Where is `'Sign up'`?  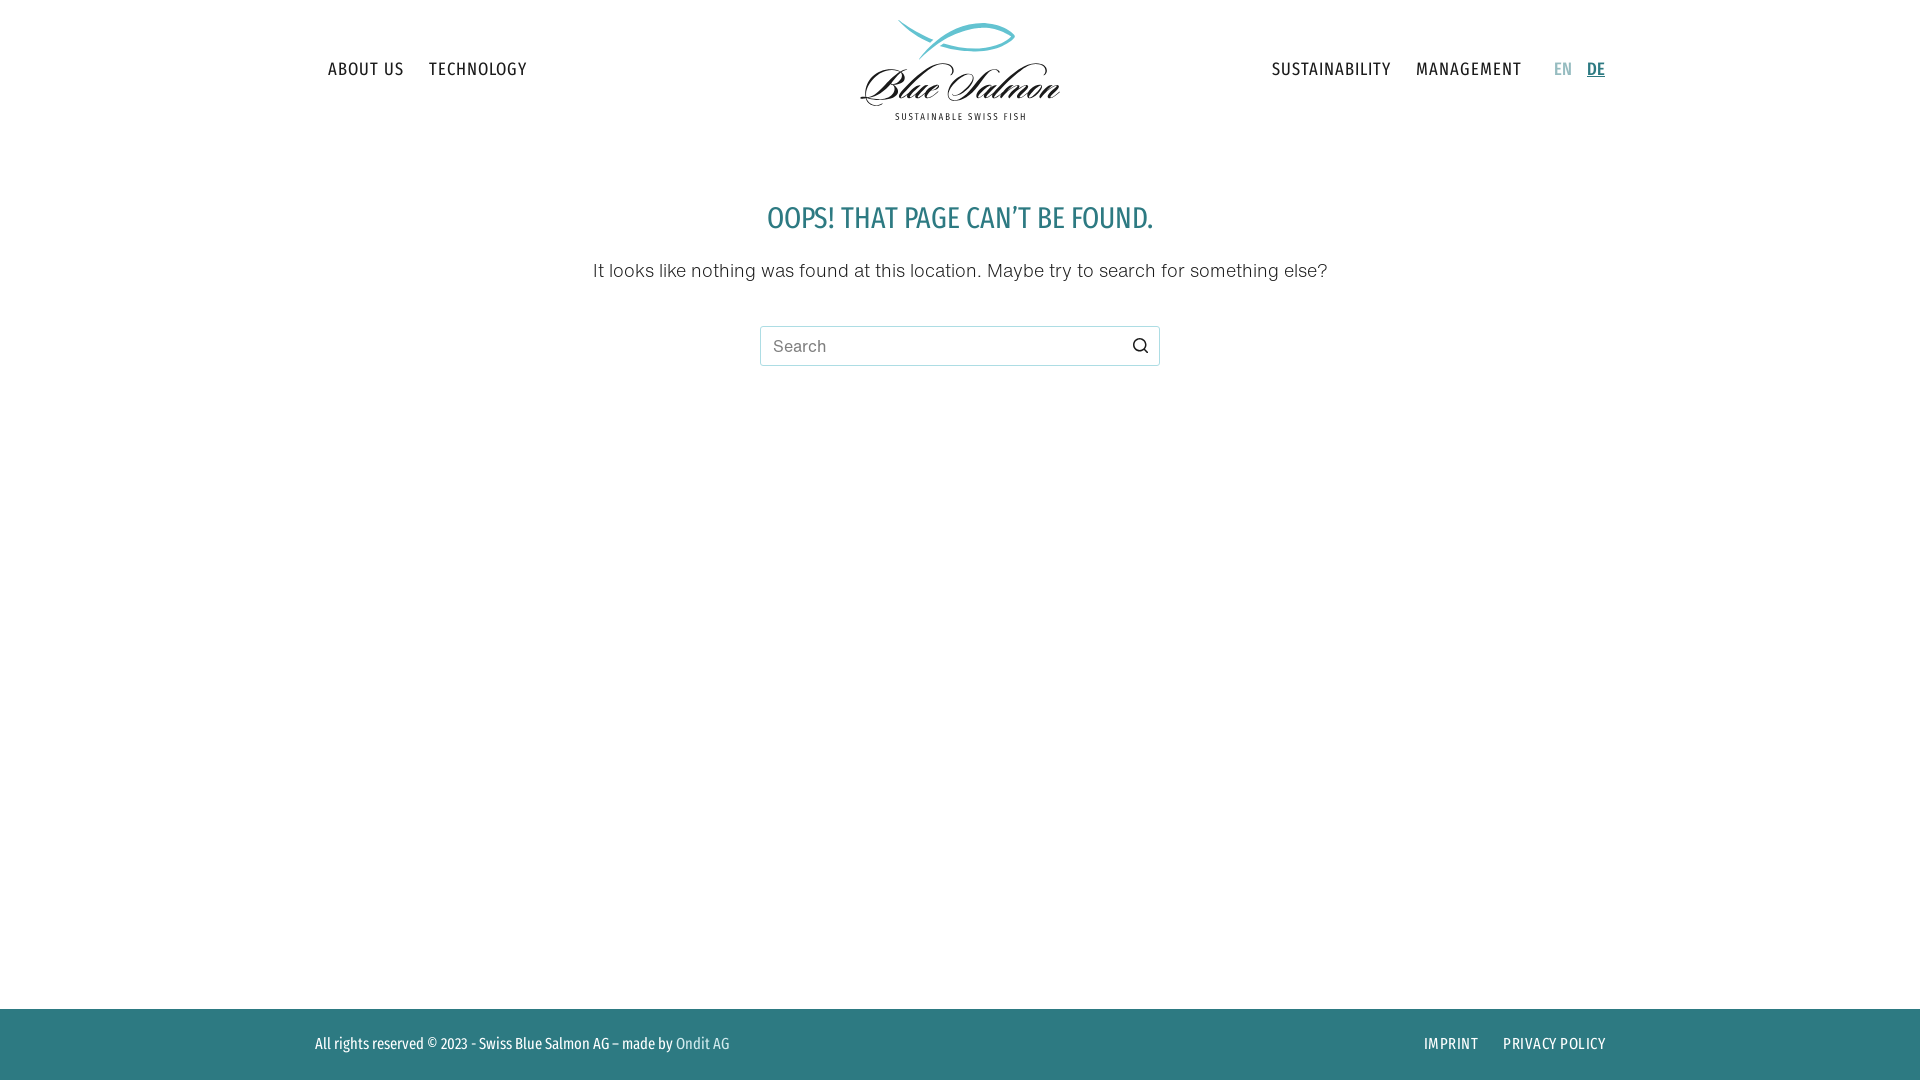 'Sign up' is located at coordinates (960, 672).